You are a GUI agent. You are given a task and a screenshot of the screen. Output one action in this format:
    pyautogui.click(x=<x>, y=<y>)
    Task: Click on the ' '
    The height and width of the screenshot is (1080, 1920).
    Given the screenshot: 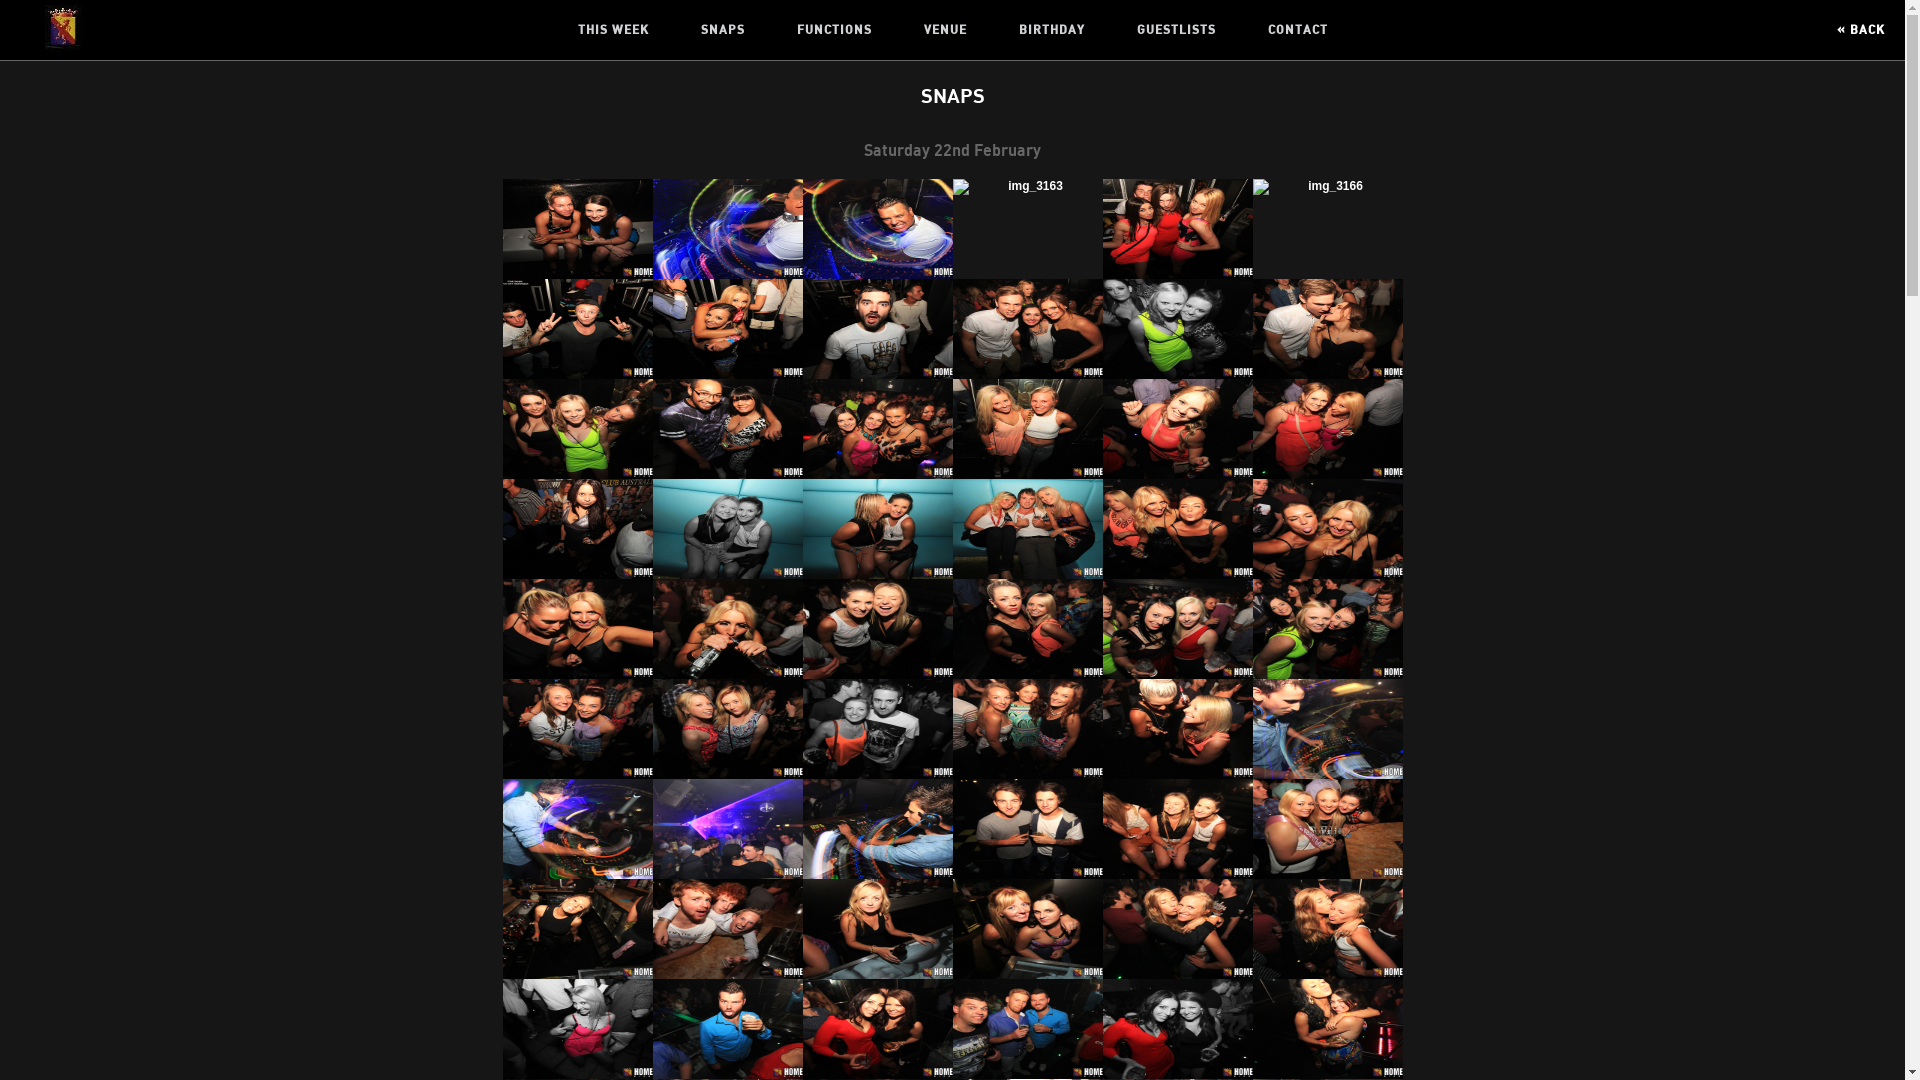 What is the action you would take?
    pyautogui.click(x=725, y=527)
    